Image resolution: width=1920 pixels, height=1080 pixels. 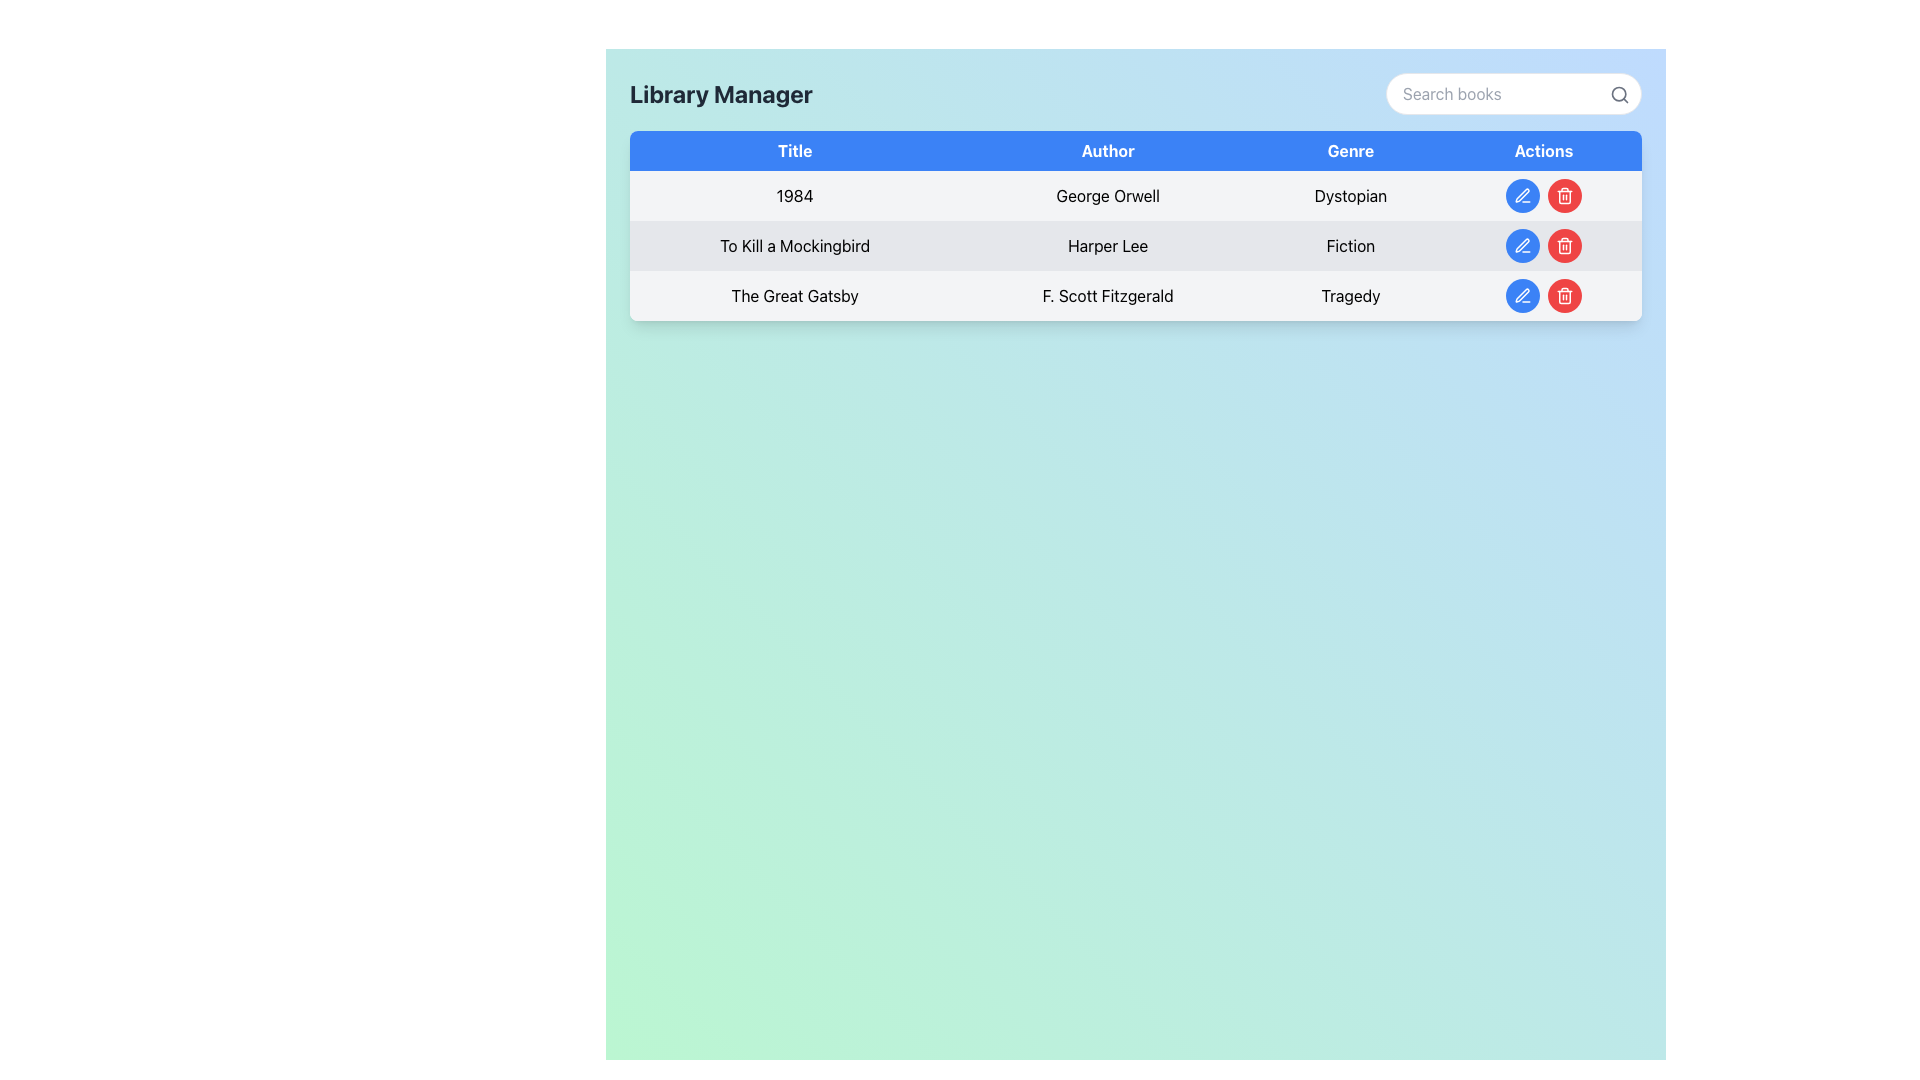 I want to click on the delete icon button in the Actions column of the second row, so click(x=1563, y=245).